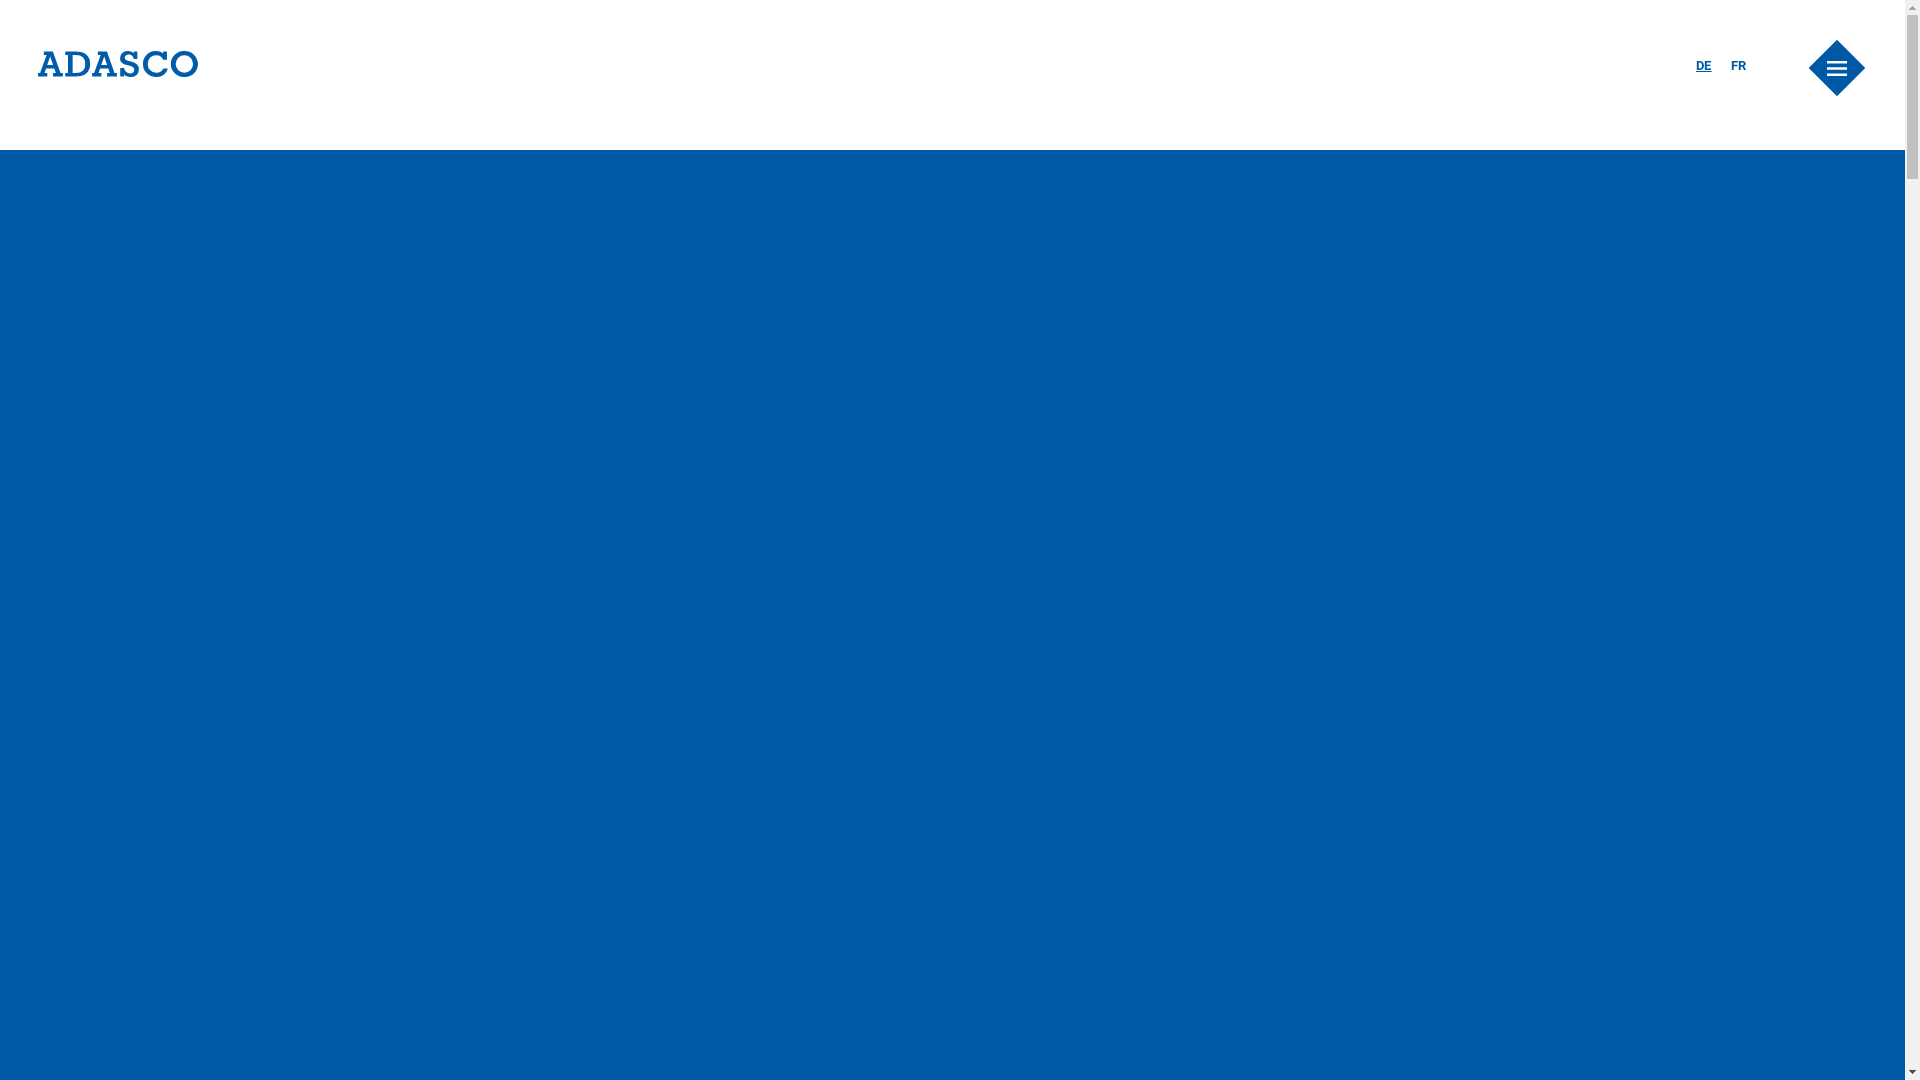  What do you see at coordinates (1737, 64) in the screenshot?
I see `'FR'` at bounding box center [1737, 64].